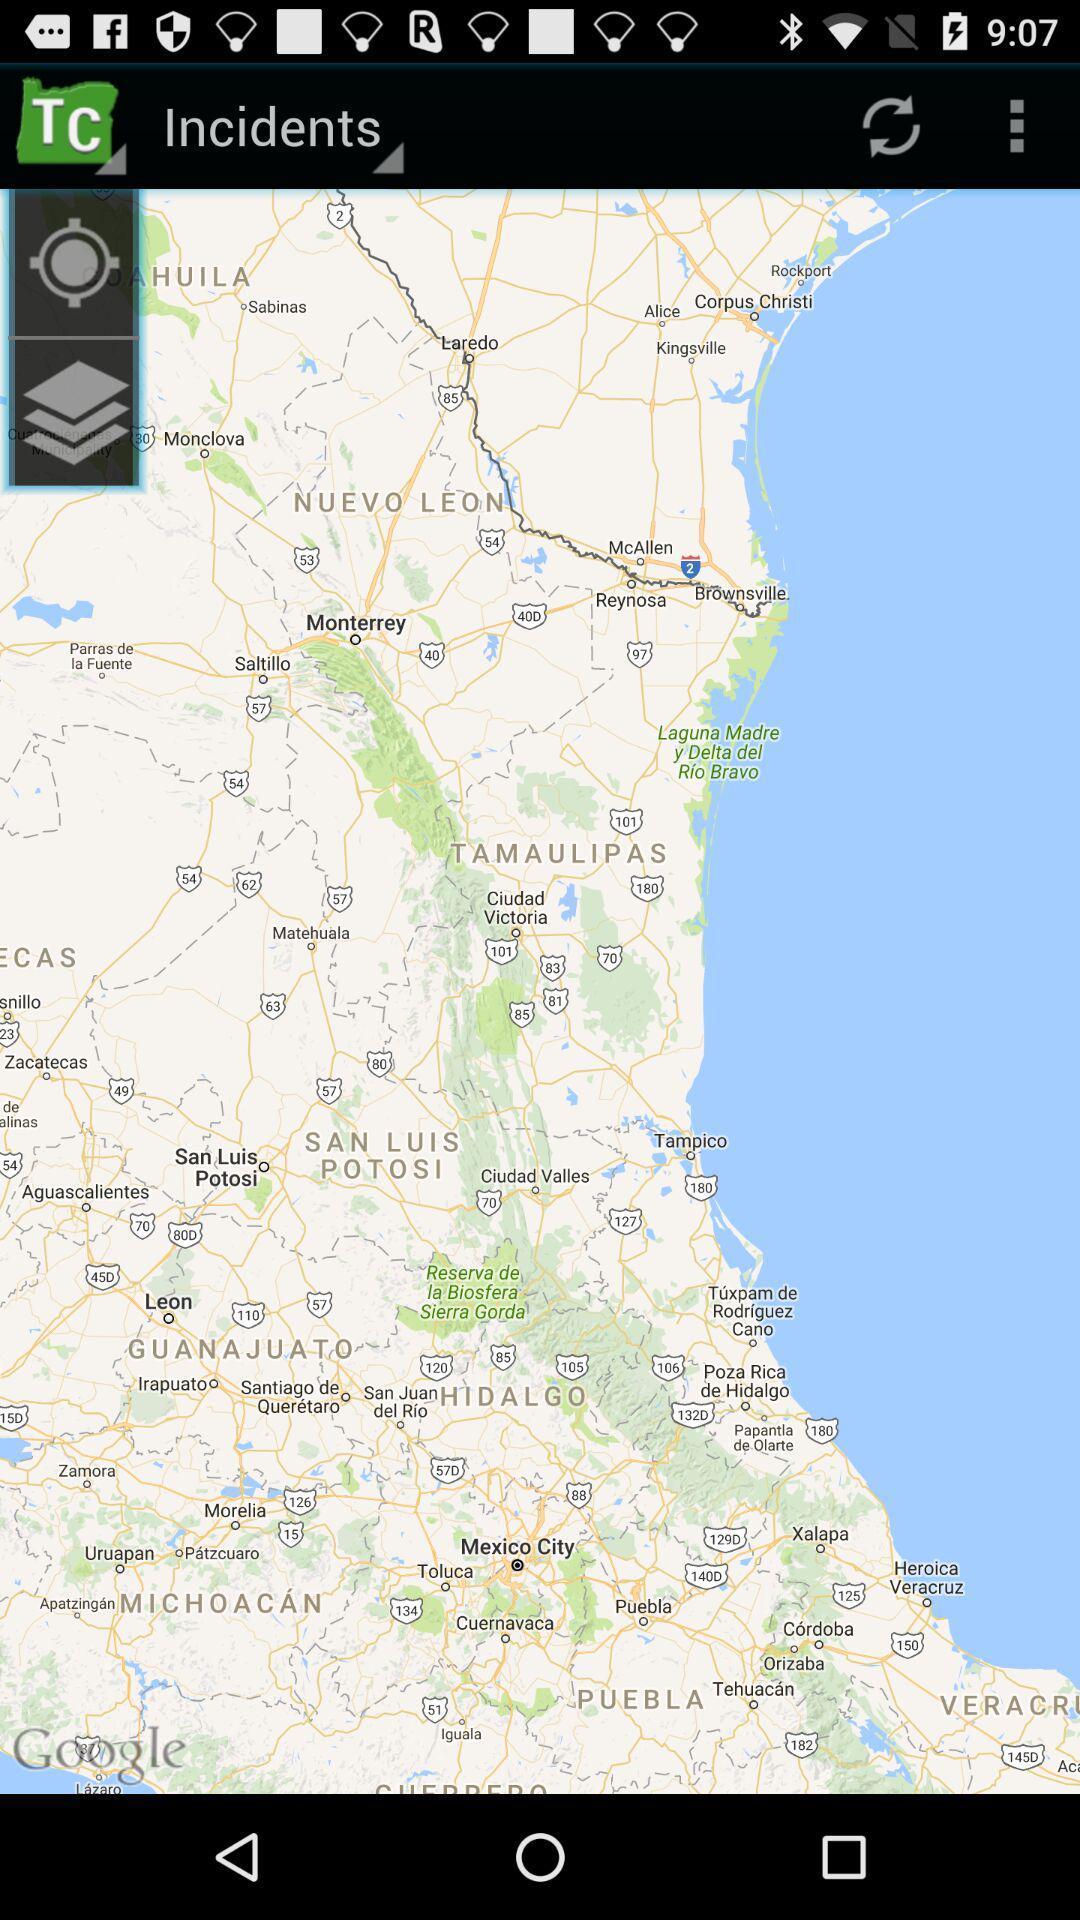 Image resolution: width=1080 pixels, height=1920 pixels. Describe the element at coordinates (280, 124) in the screenshot. I see `incidents` at that location.